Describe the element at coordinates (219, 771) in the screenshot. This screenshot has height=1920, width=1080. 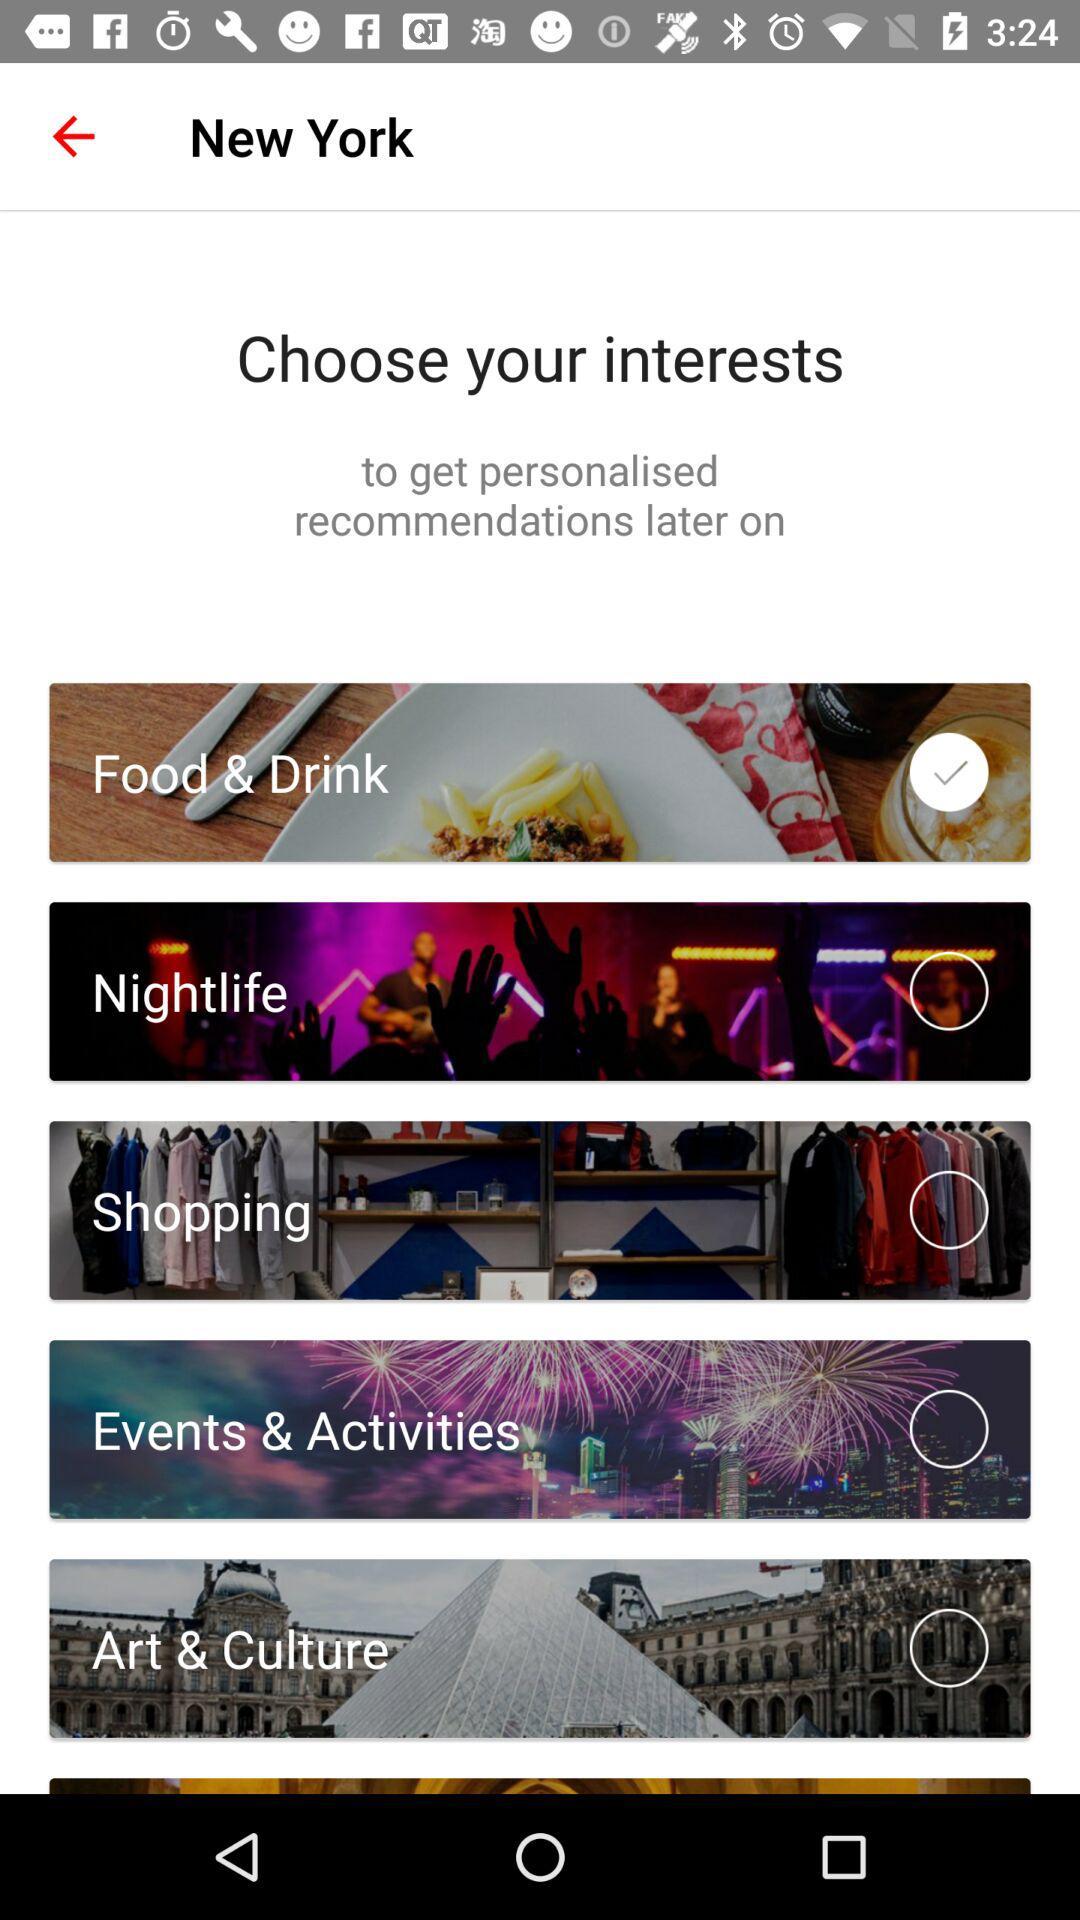
I see `the icon below the to get personalised` at that location.